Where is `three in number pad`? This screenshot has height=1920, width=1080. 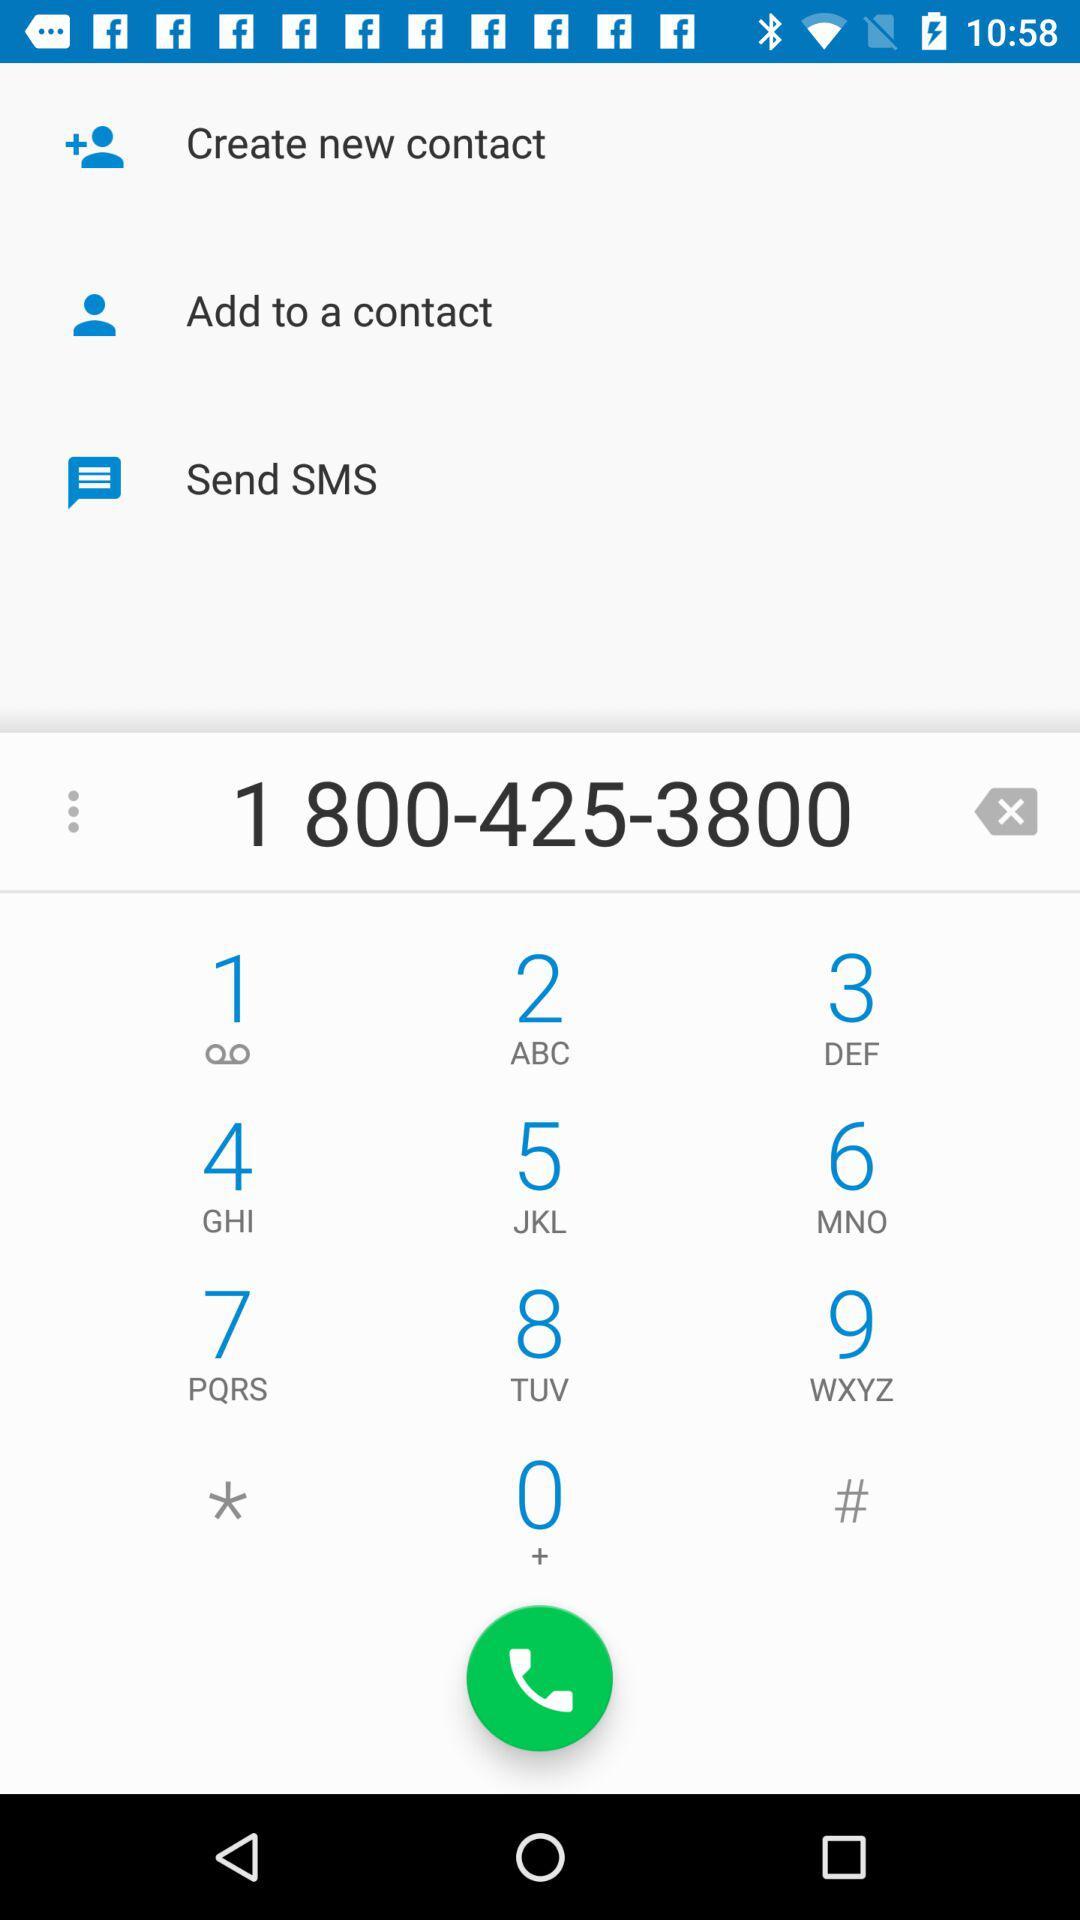 three in number pad is located at coordinates (852, 1013).